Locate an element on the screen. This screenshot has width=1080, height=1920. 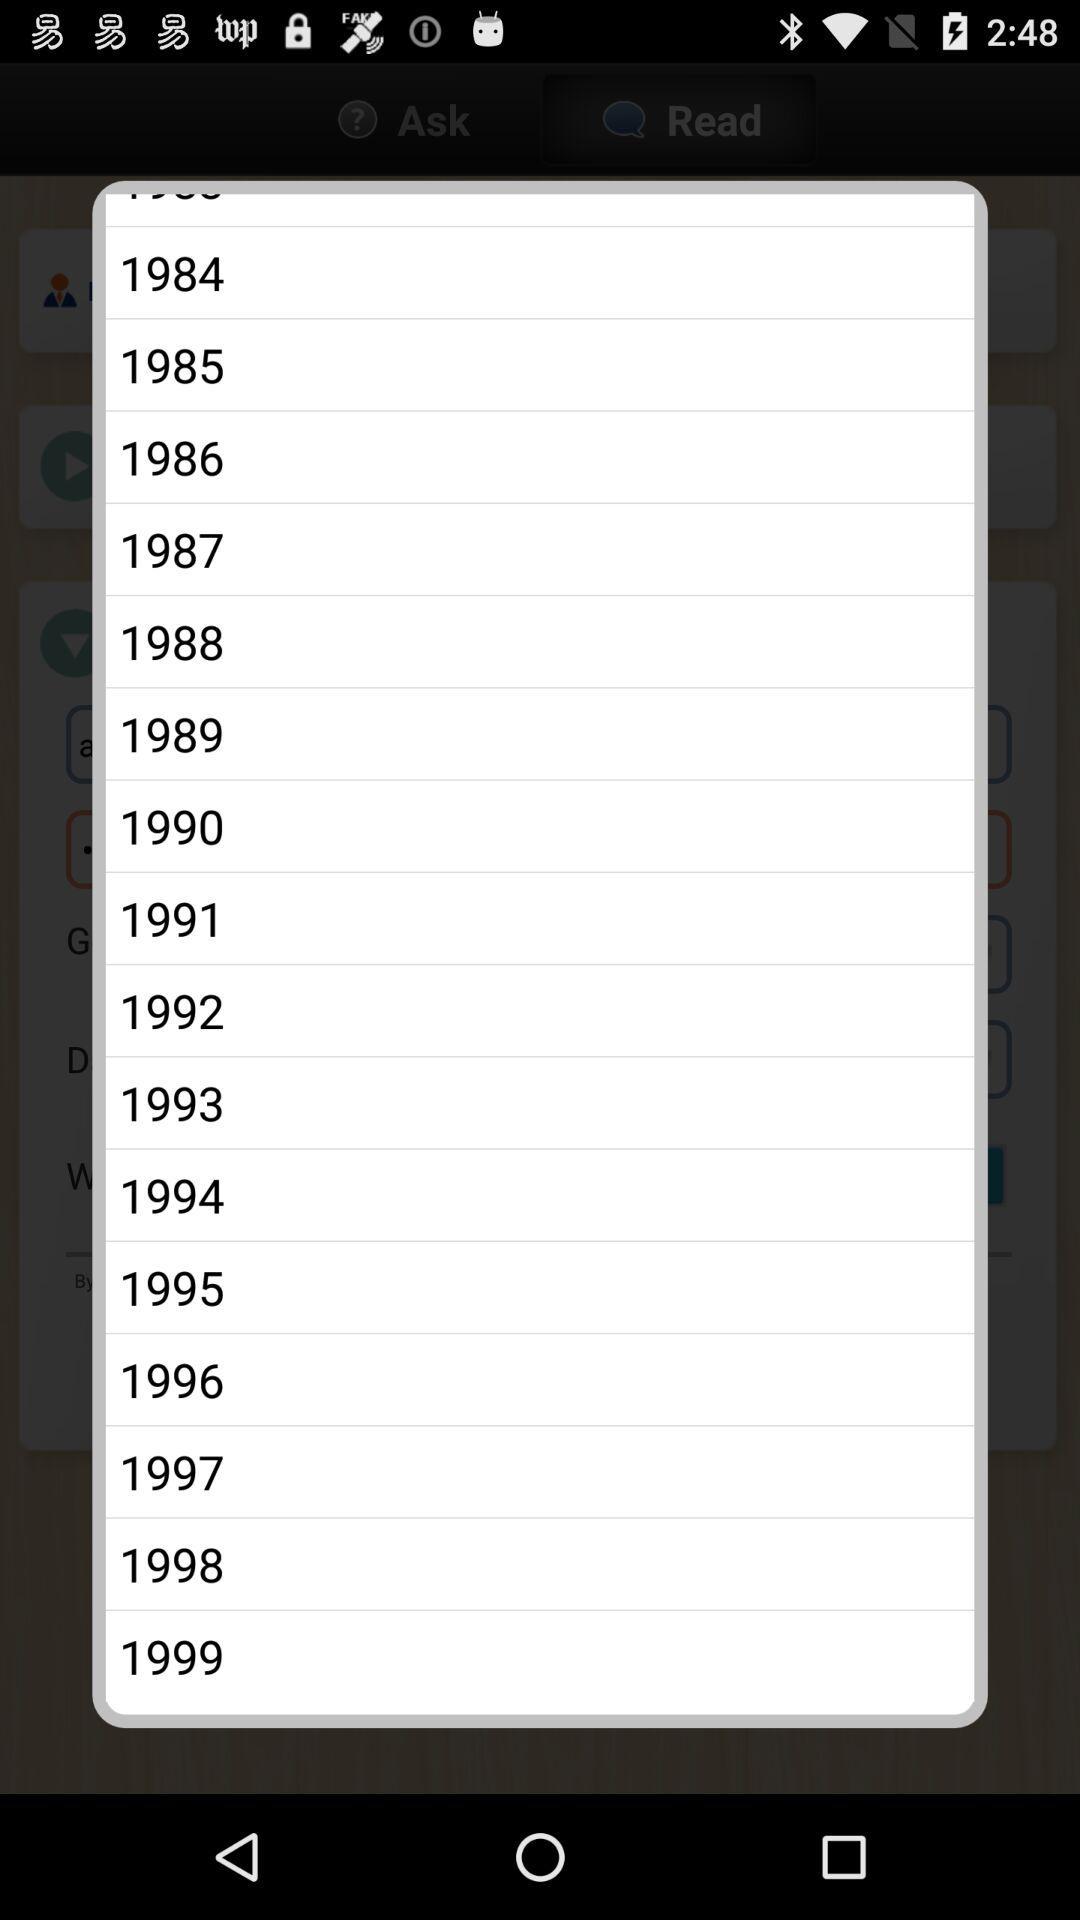
the item above the 1995 is located at coordinates (540, 1195).